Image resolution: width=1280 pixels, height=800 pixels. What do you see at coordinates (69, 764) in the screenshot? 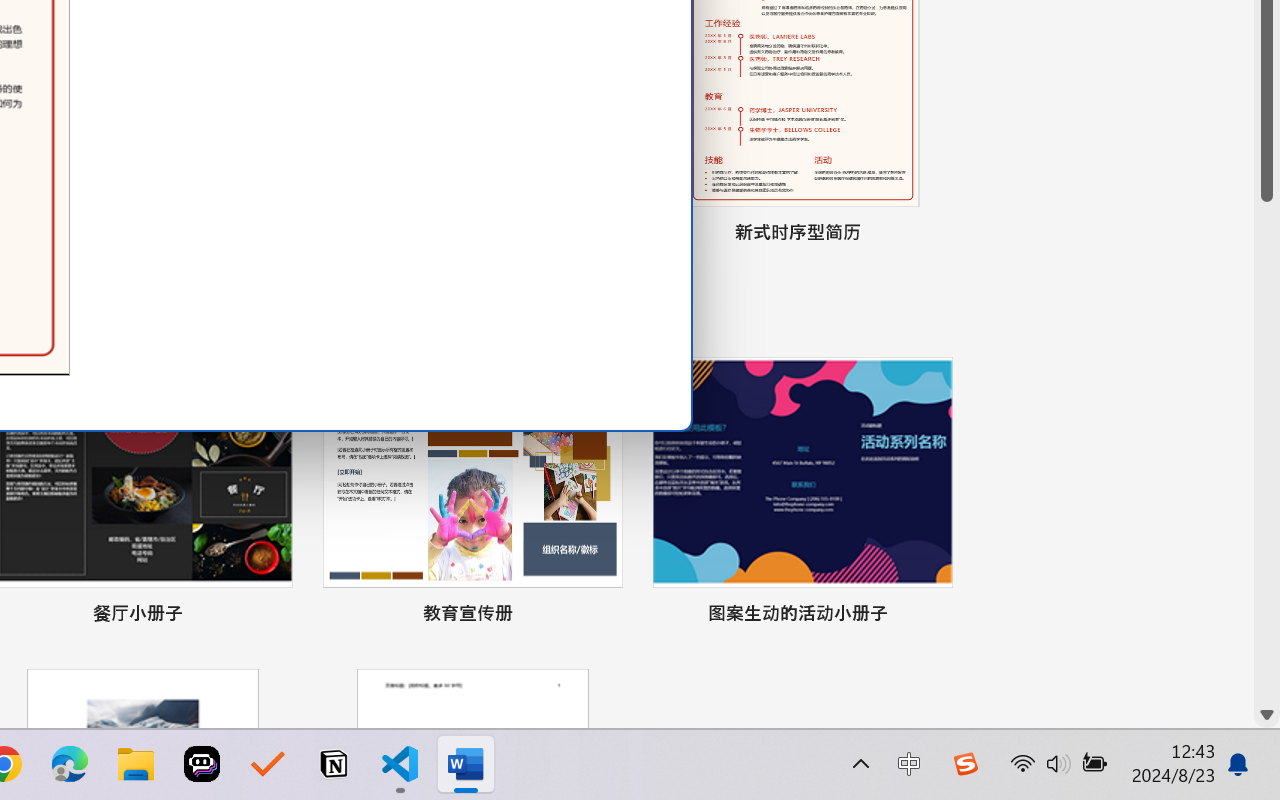
I see `'Microsoft Edge'` at bounding box center [69, 764].